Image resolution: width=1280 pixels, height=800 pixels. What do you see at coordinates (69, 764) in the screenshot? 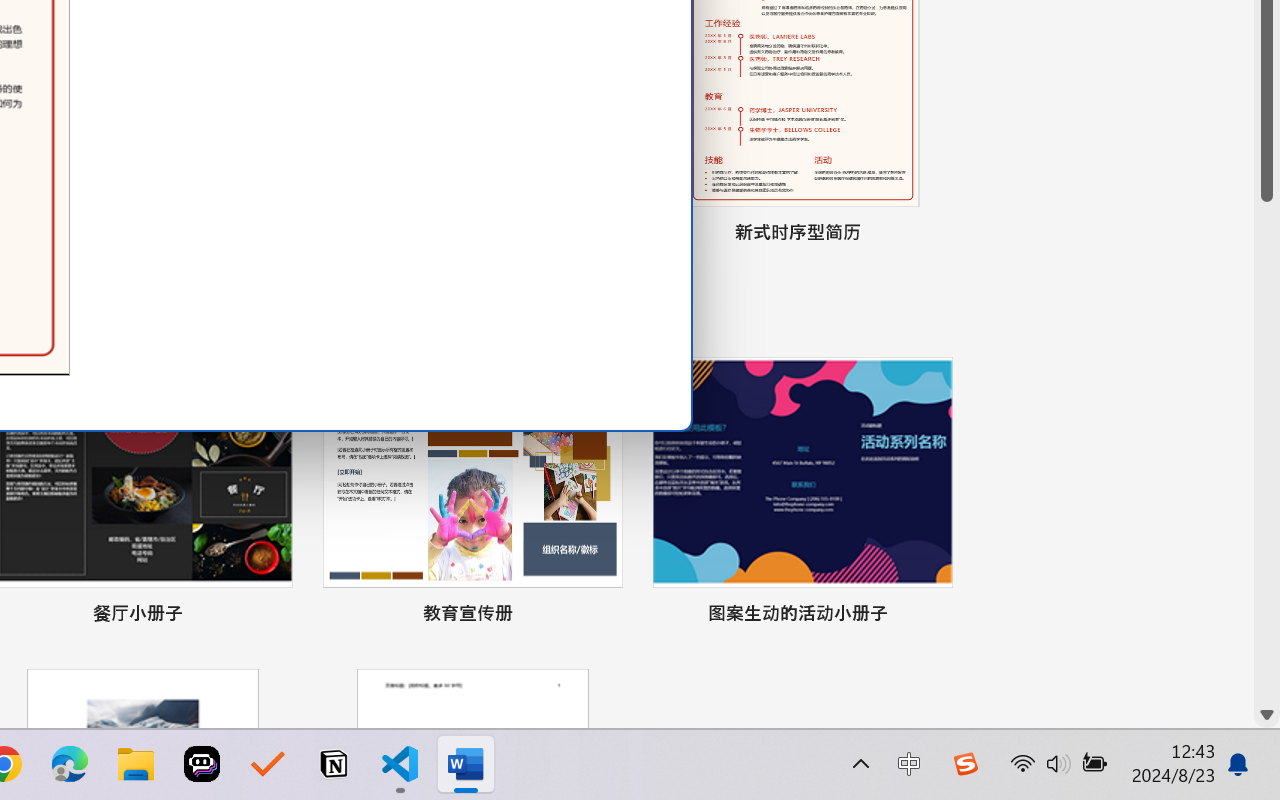
I see `'Microsoft Edge'` at bounding box center [69, 764].